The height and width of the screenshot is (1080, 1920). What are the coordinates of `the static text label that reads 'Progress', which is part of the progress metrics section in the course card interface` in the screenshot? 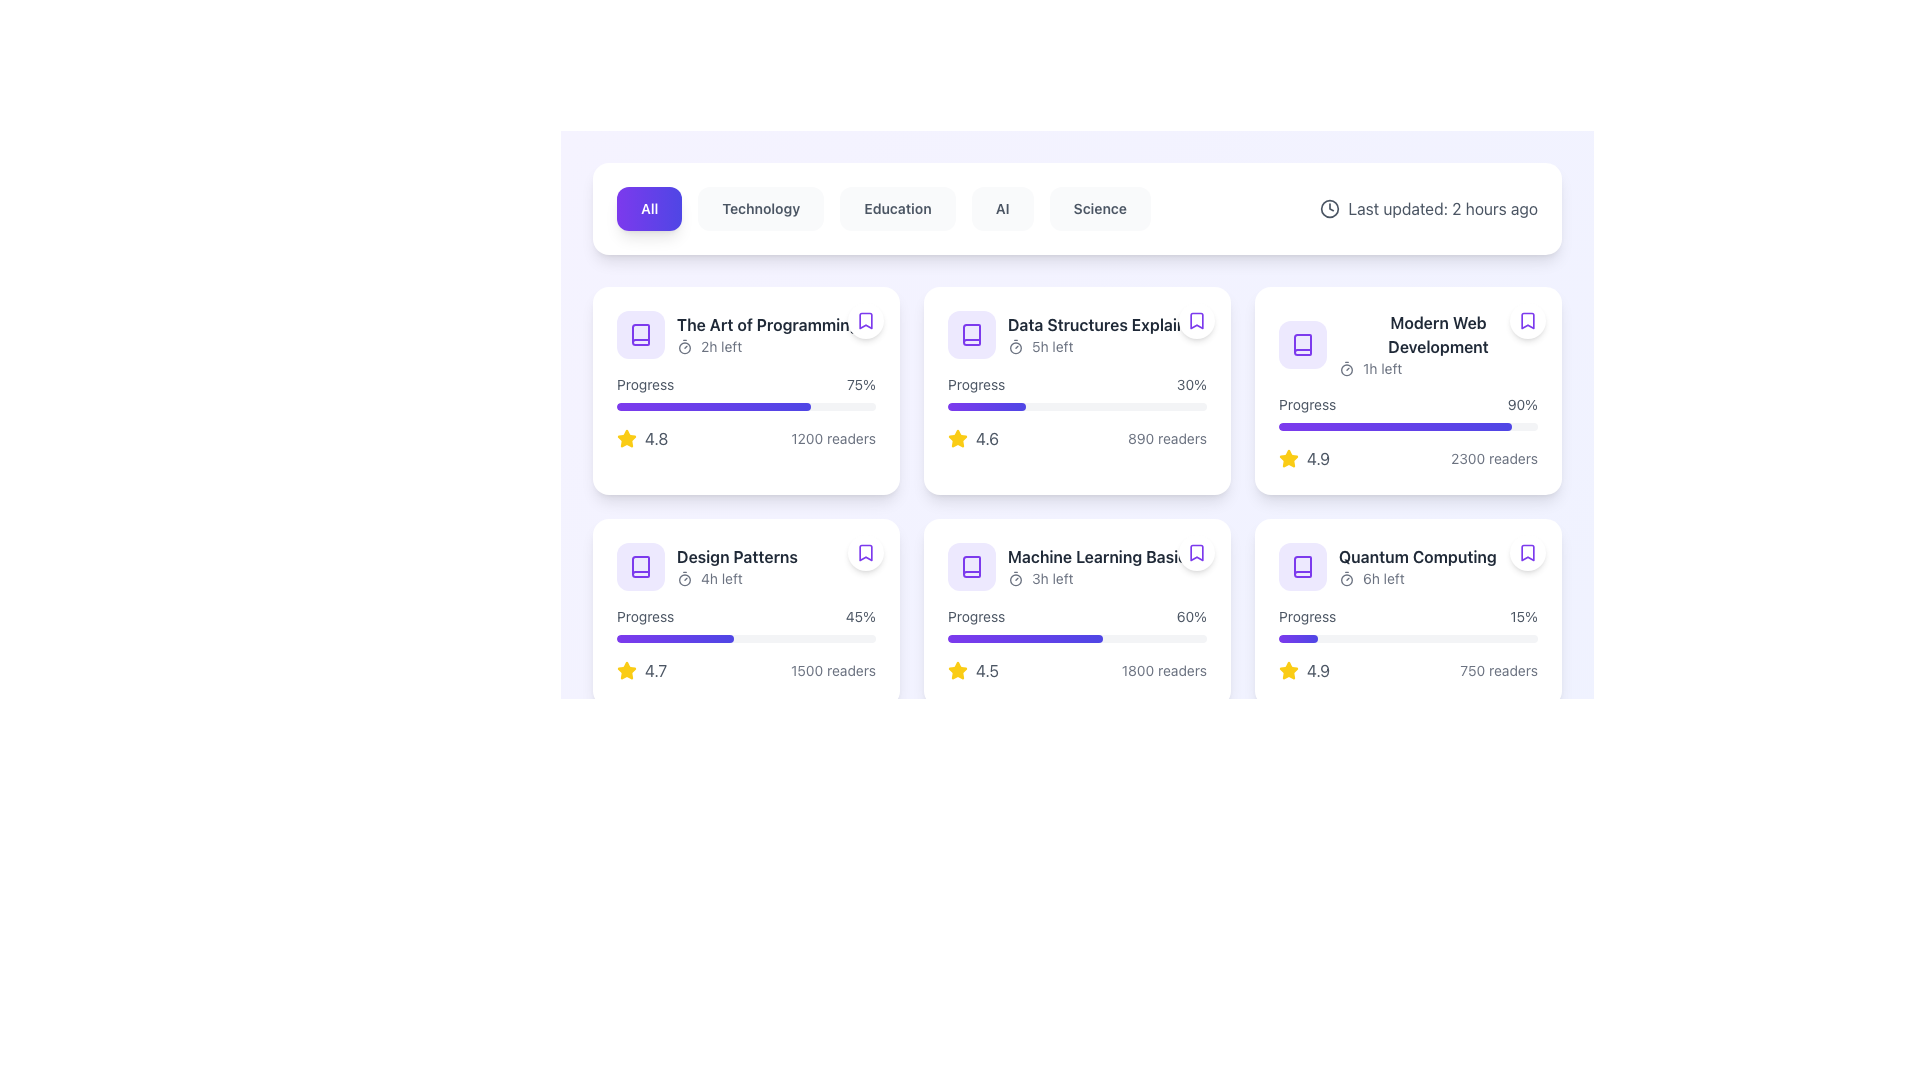 It's located at (976, 616).